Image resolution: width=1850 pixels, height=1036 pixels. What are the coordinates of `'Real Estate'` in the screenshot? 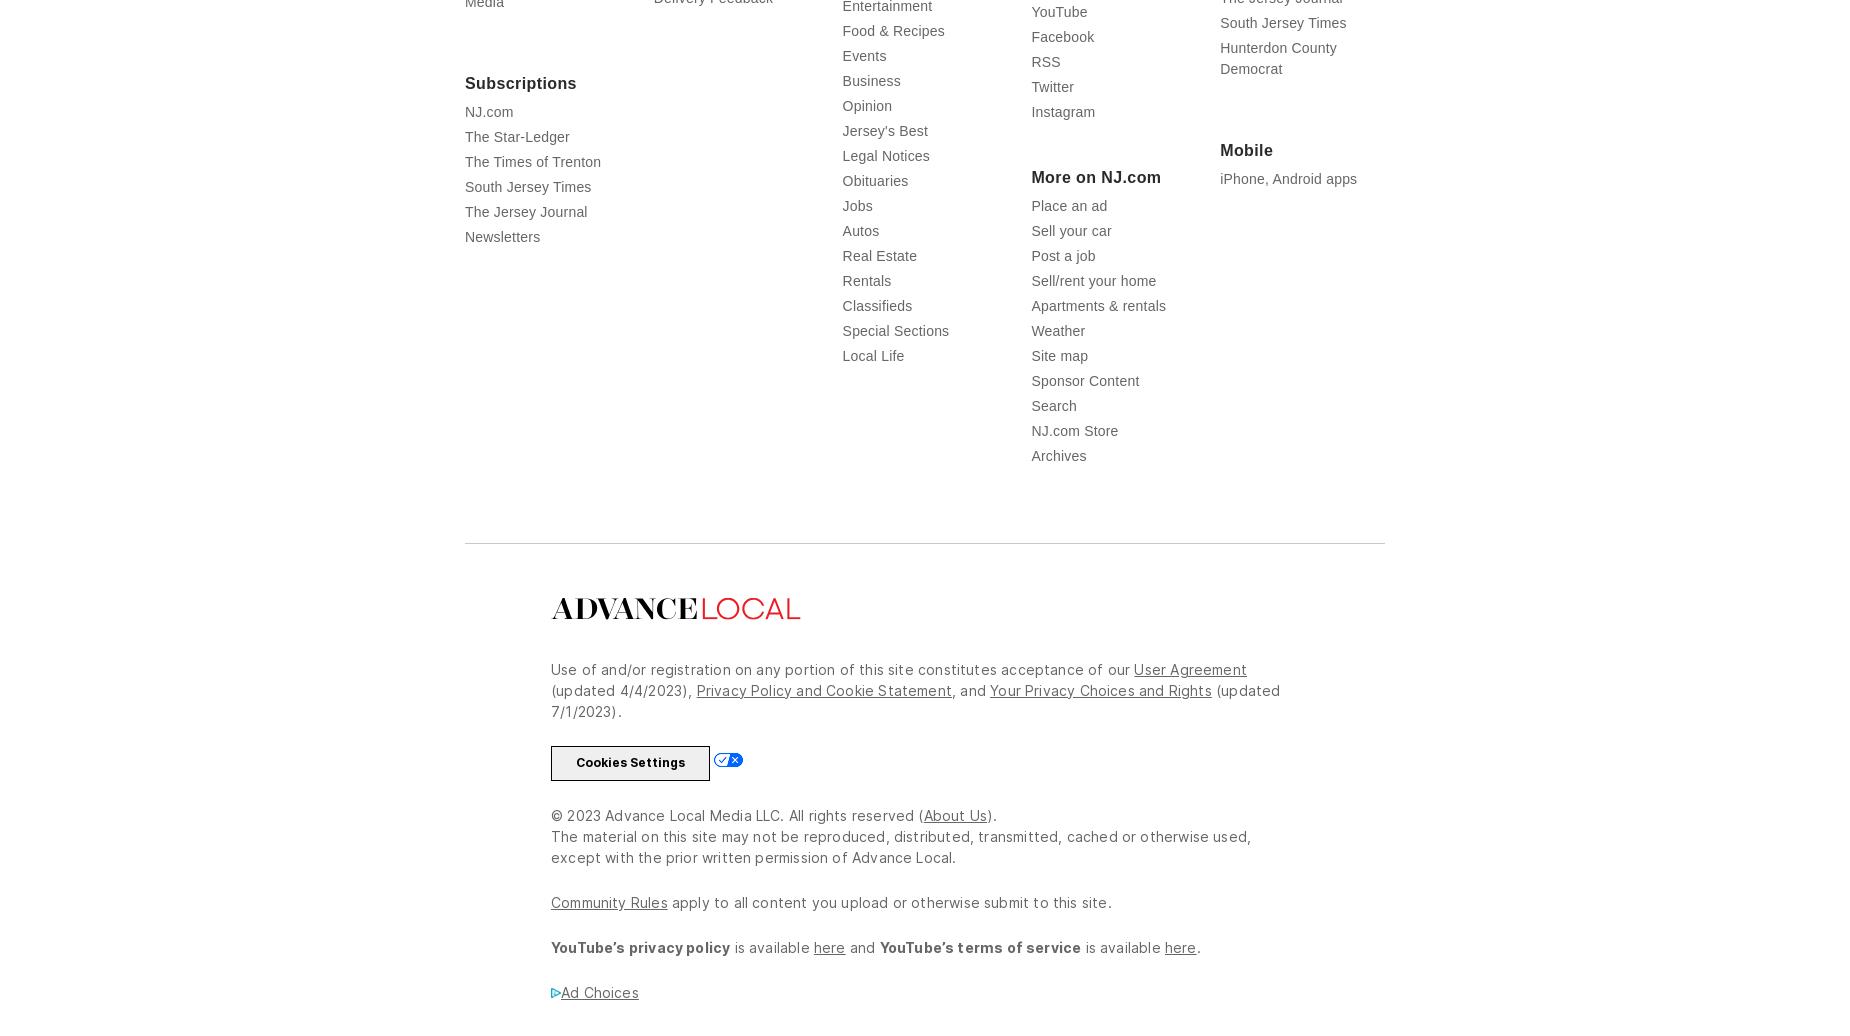 It's located at (879, 254).